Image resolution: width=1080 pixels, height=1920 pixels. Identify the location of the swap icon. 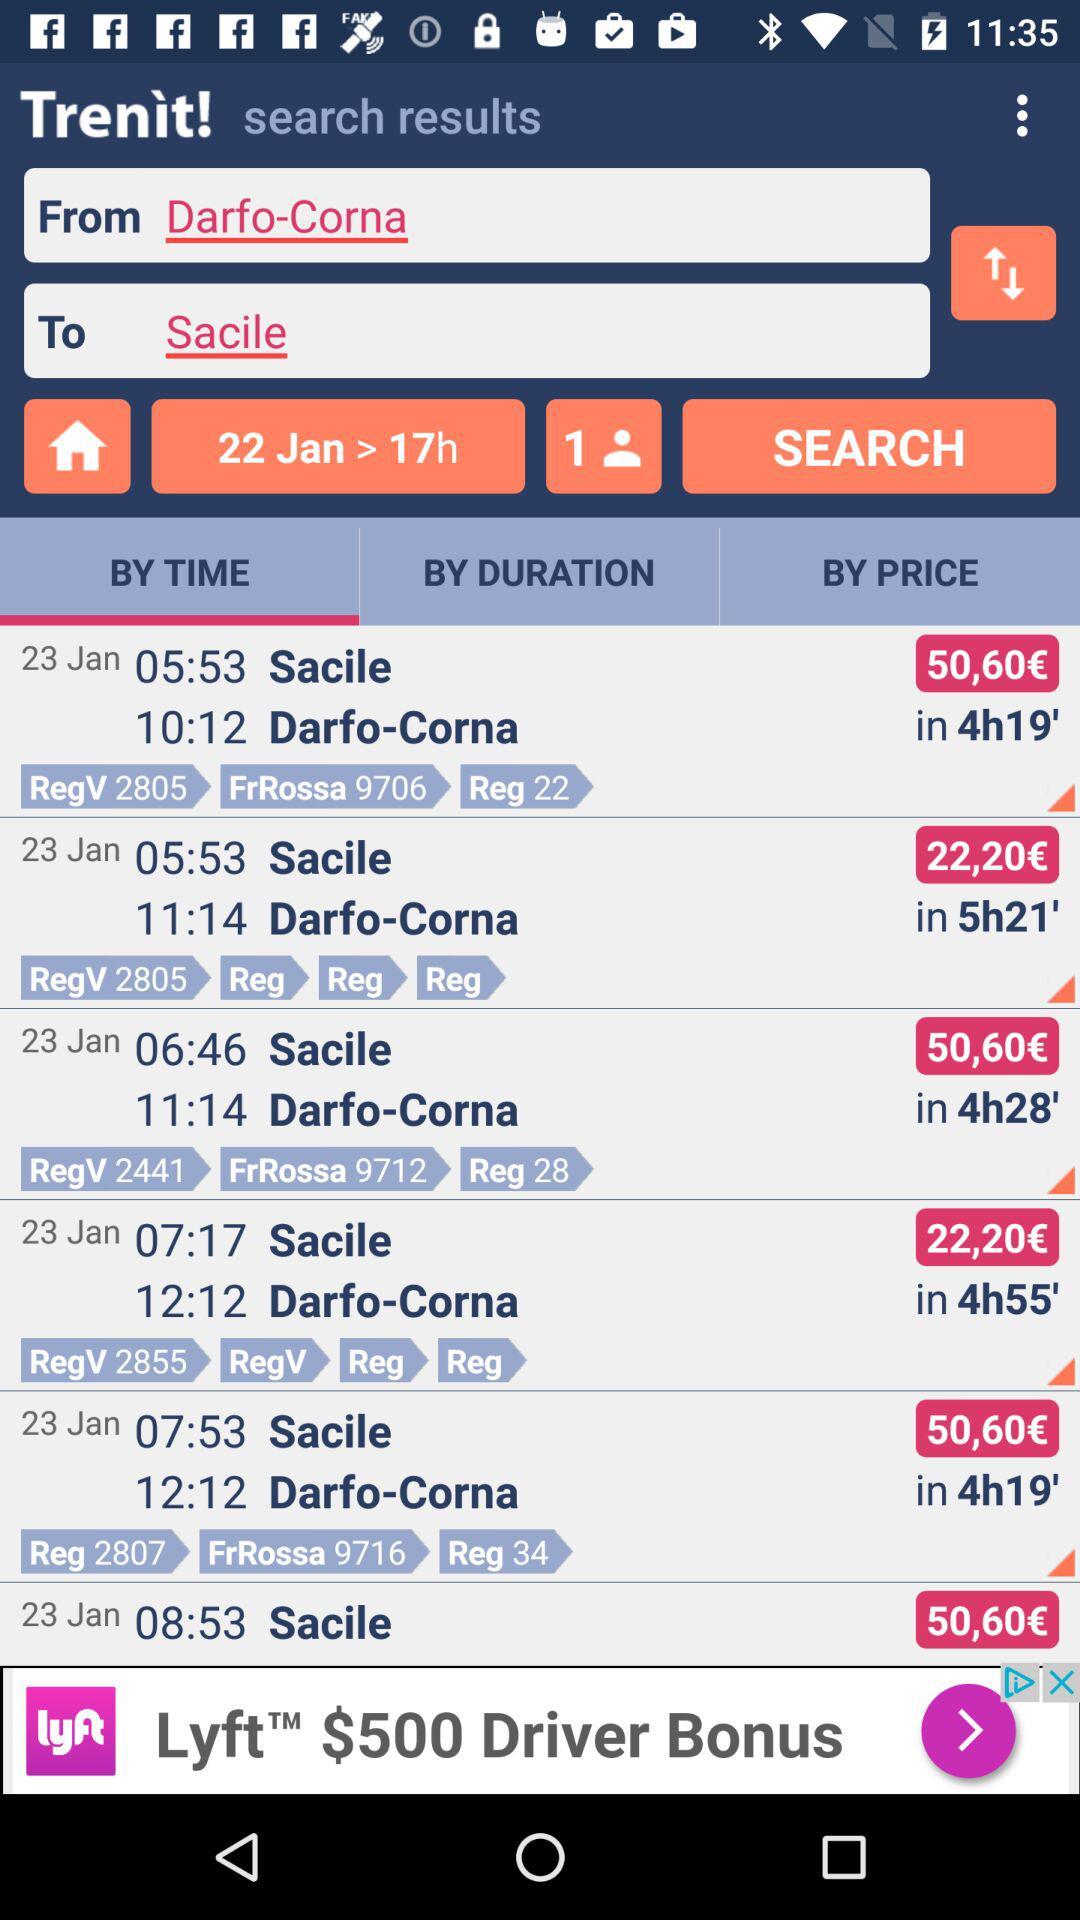
(1003, 272).